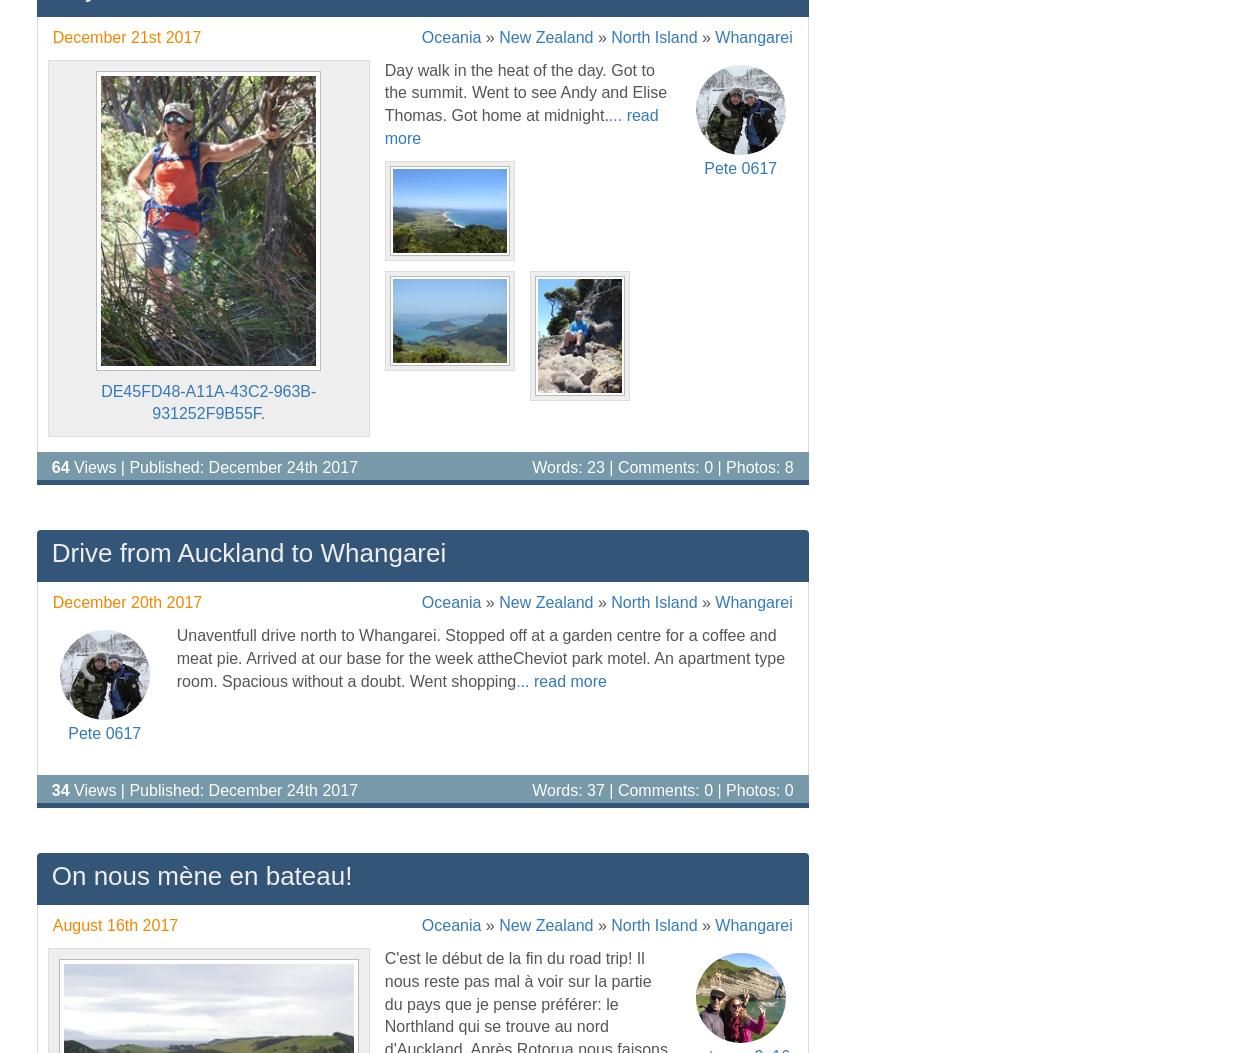  I want to click on 'Drive from Auckland to Whangarei', so click(247, 552).